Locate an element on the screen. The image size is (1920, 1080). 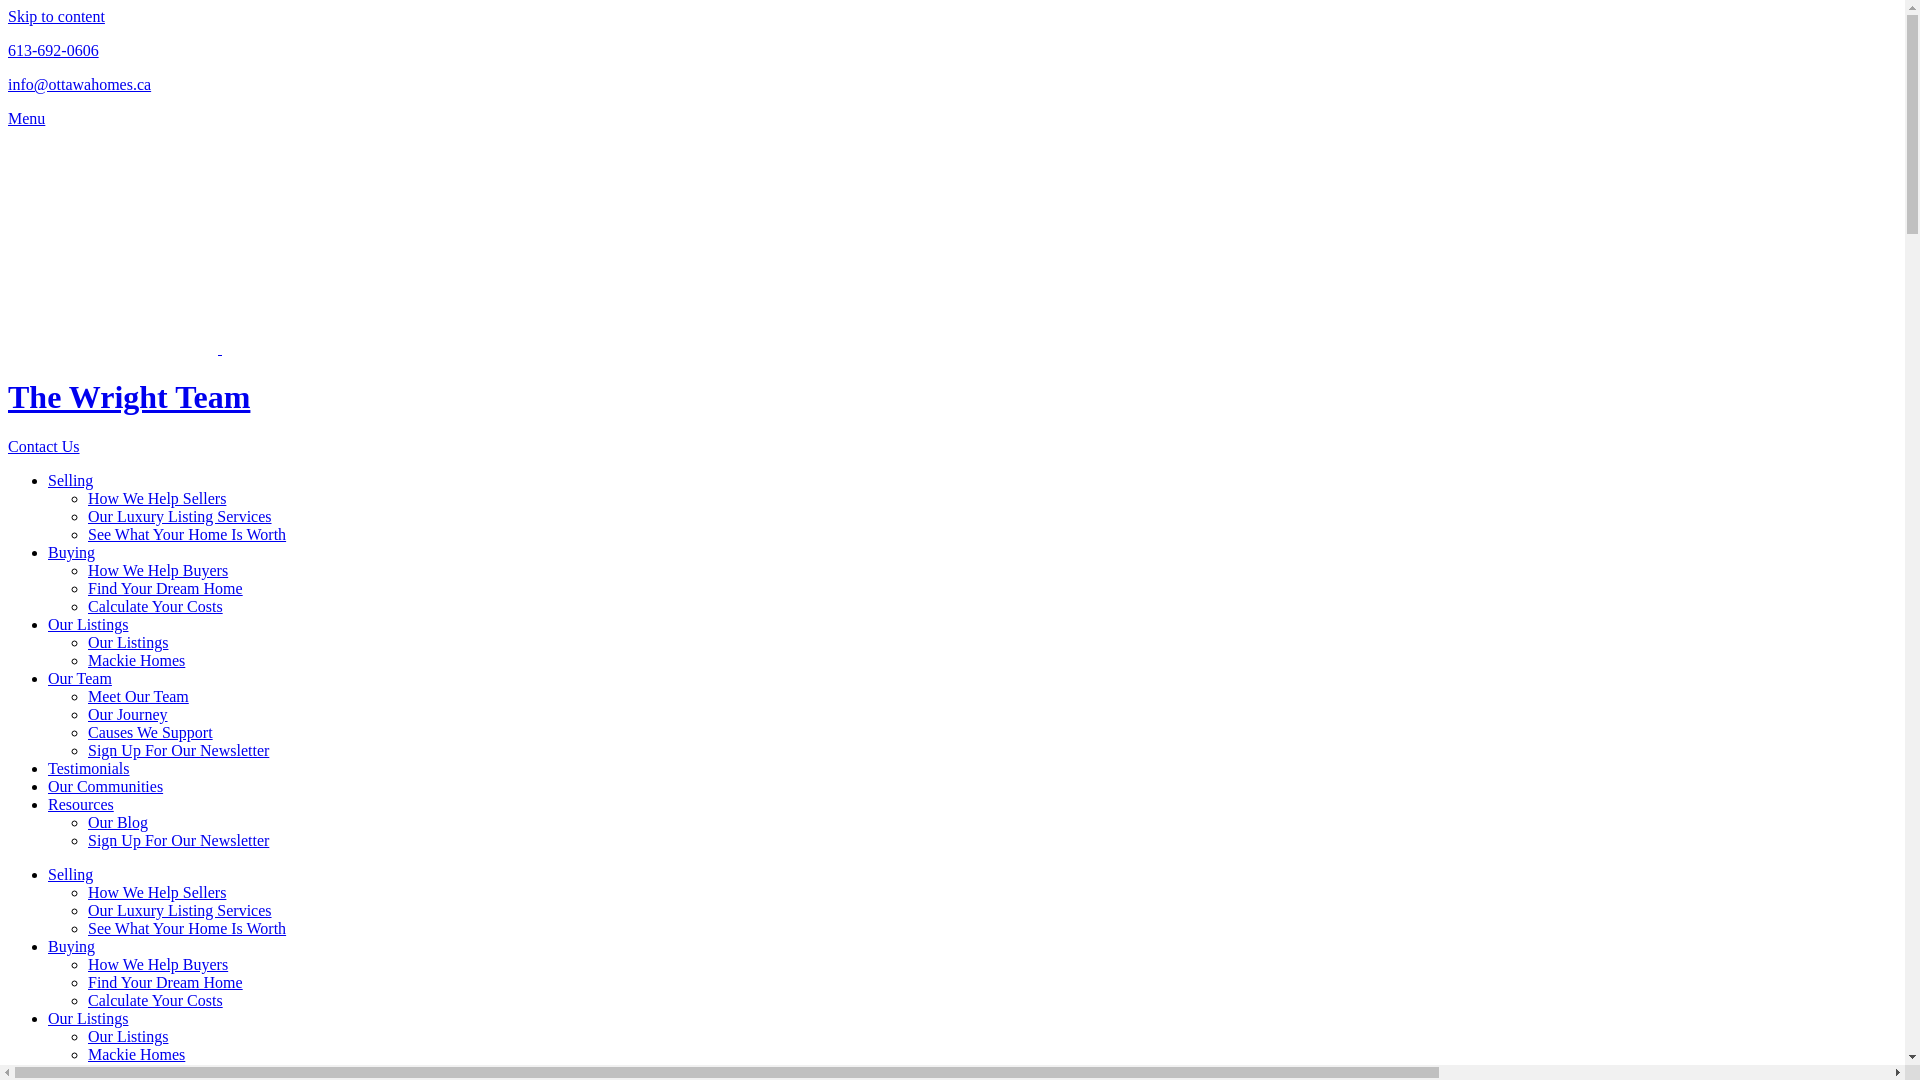
'Contact Us' is located at coordinates (43, 445).